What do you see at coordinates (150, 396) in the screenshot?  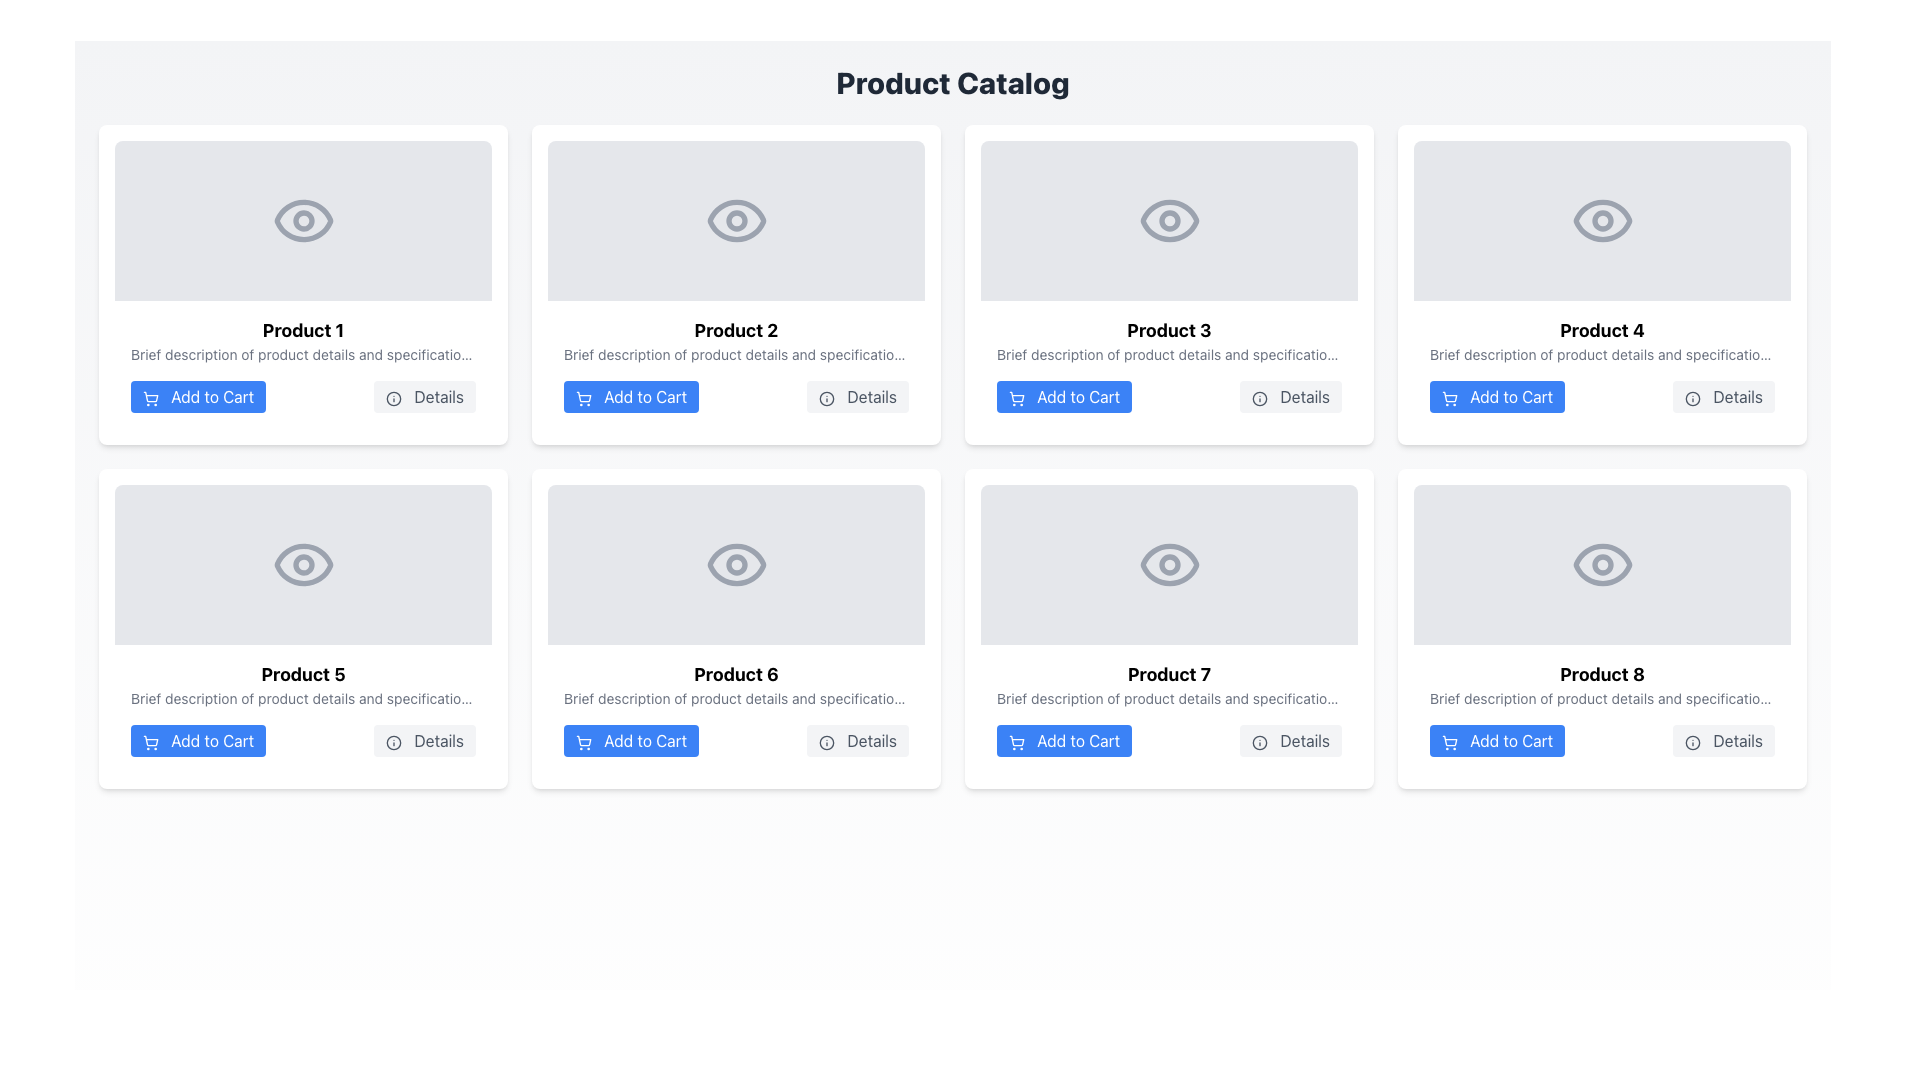 I see `the shopping cart icon within the 'Add to Cart' button for 'Product 1' in the product catalog grid` at bounding box center [150, 396].